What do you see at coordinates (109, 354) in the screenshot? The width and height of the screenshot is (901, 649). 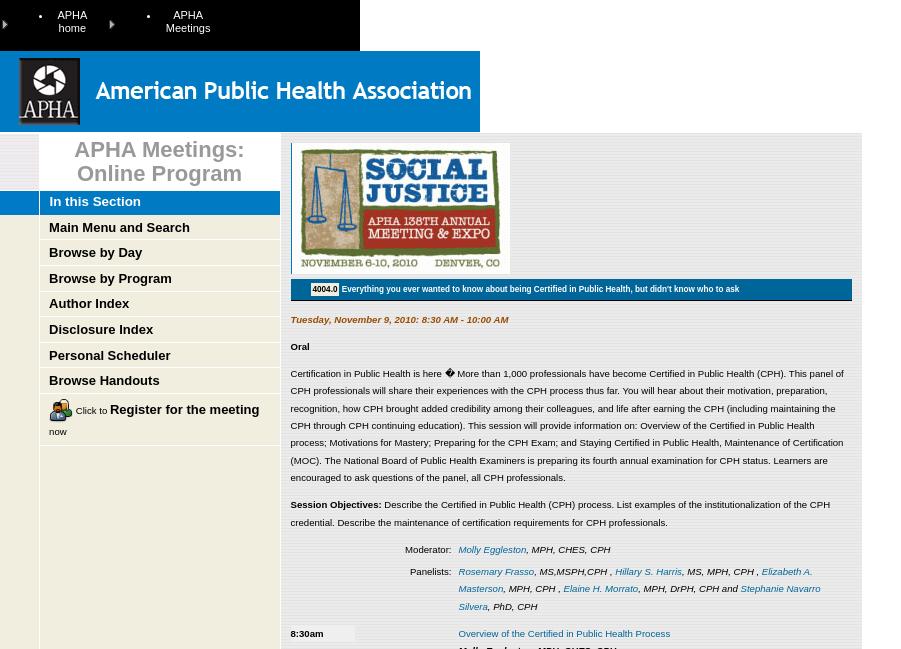 I see `'Personal Scheduler'` at bounding box center [109, 354].